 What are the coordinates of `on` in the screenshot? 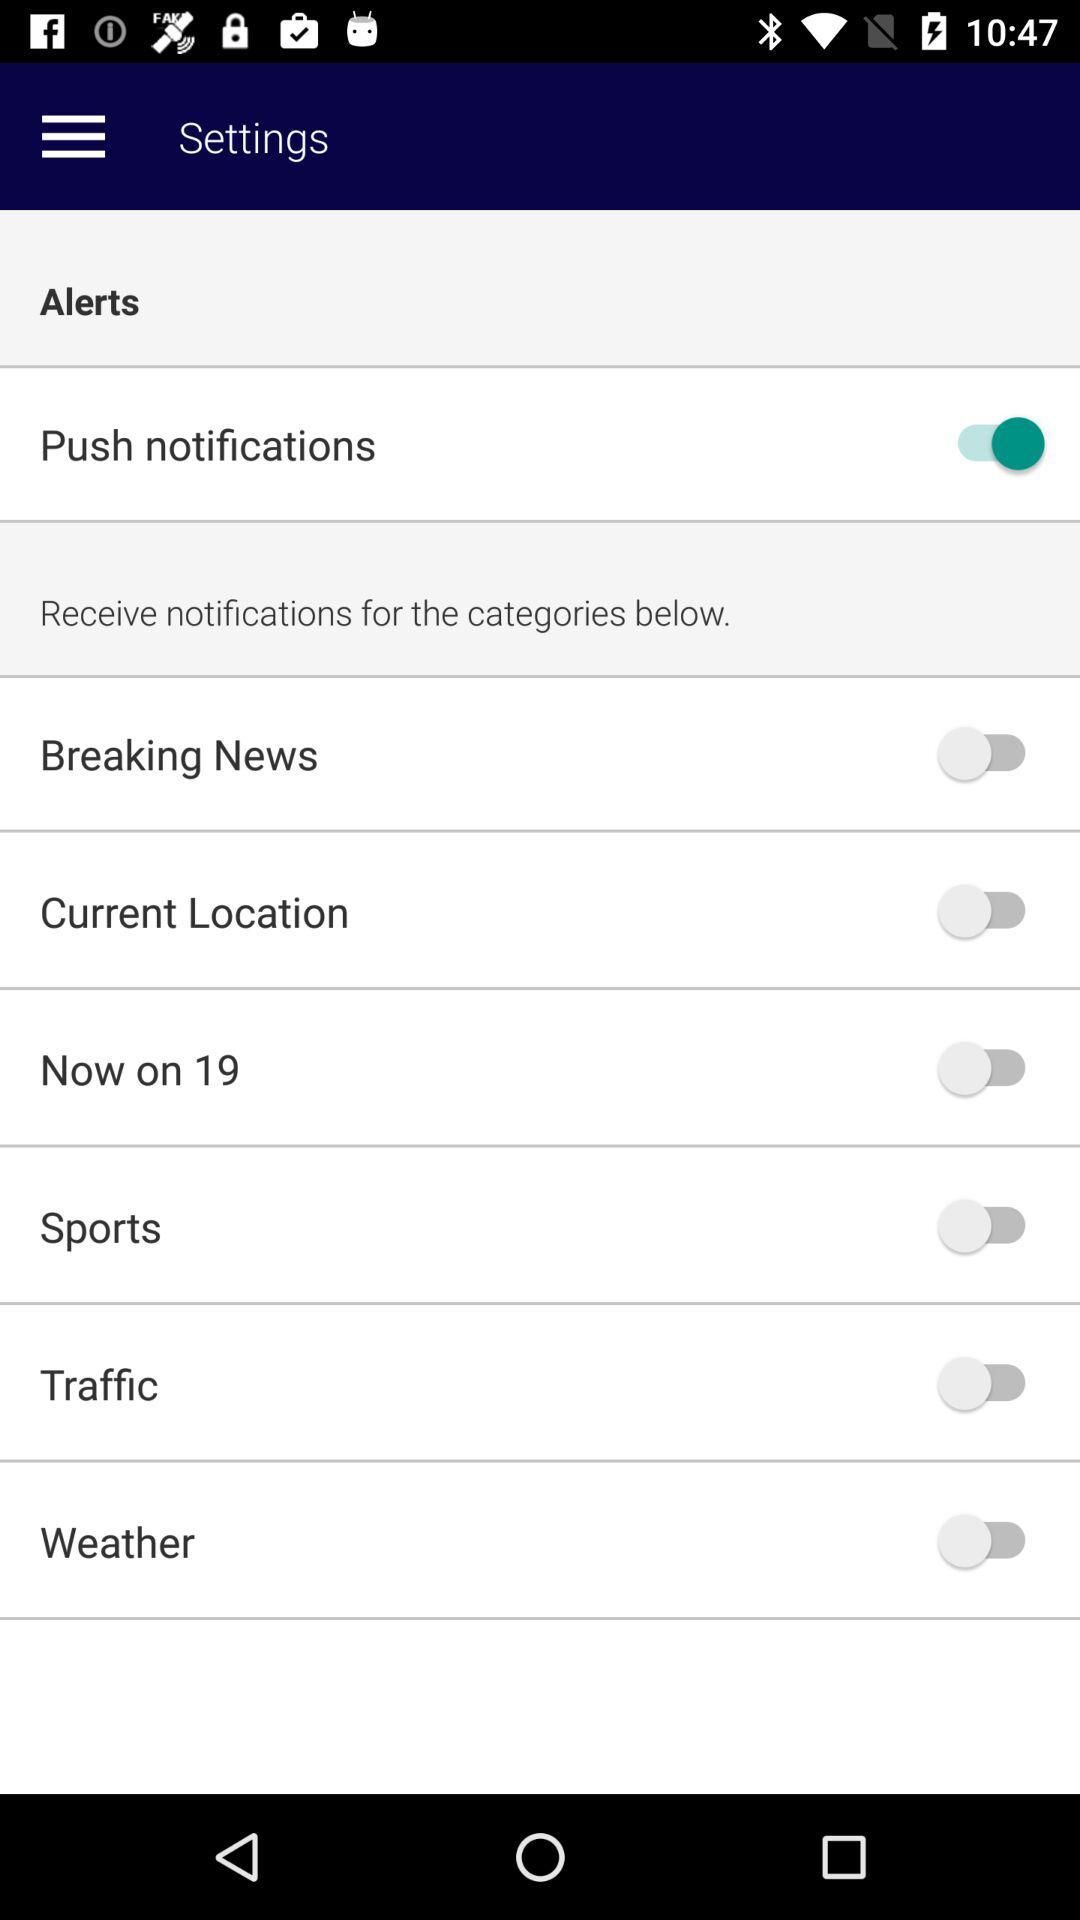 It's located at (991, 442).